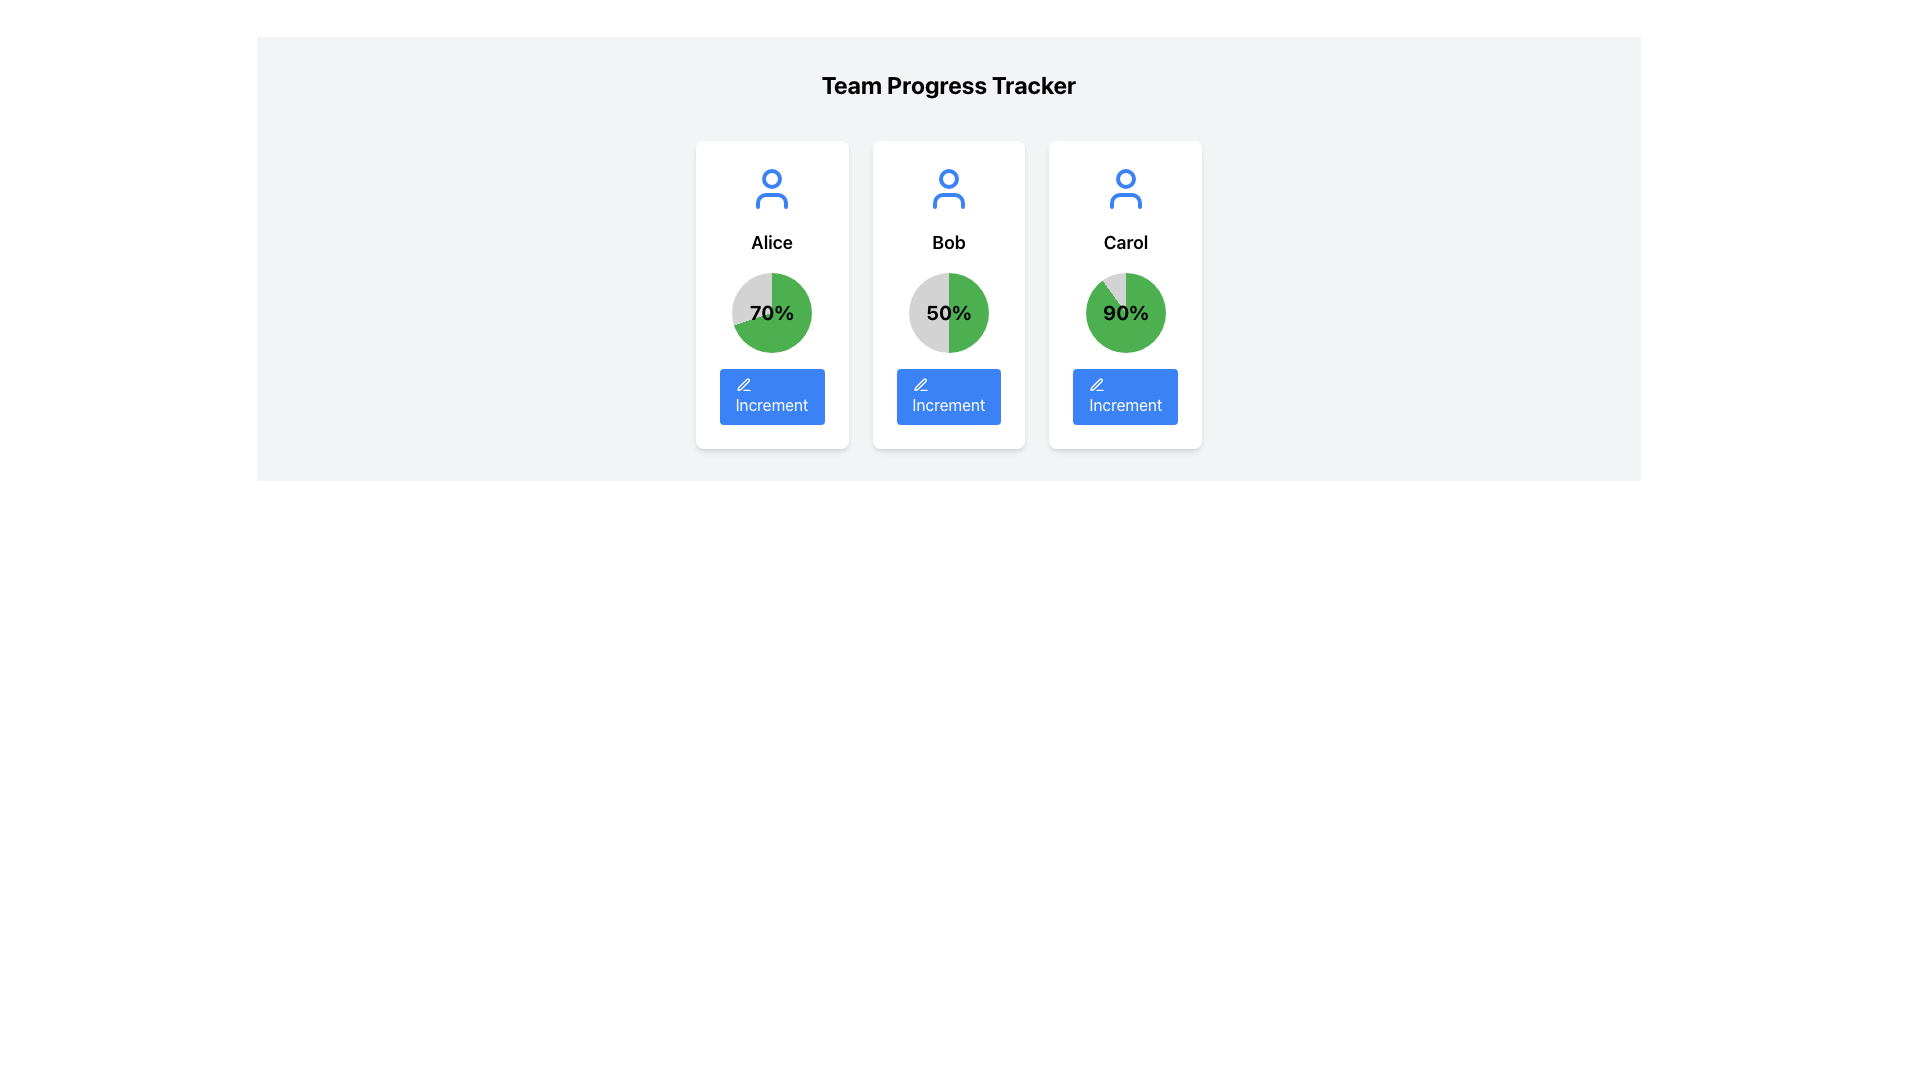 The width and height of the screenshot is (1920, 1080). I want to click on the increment button located at the bottom section of the card labeled 'Bob' to increment the associated value, so click(948, 397).